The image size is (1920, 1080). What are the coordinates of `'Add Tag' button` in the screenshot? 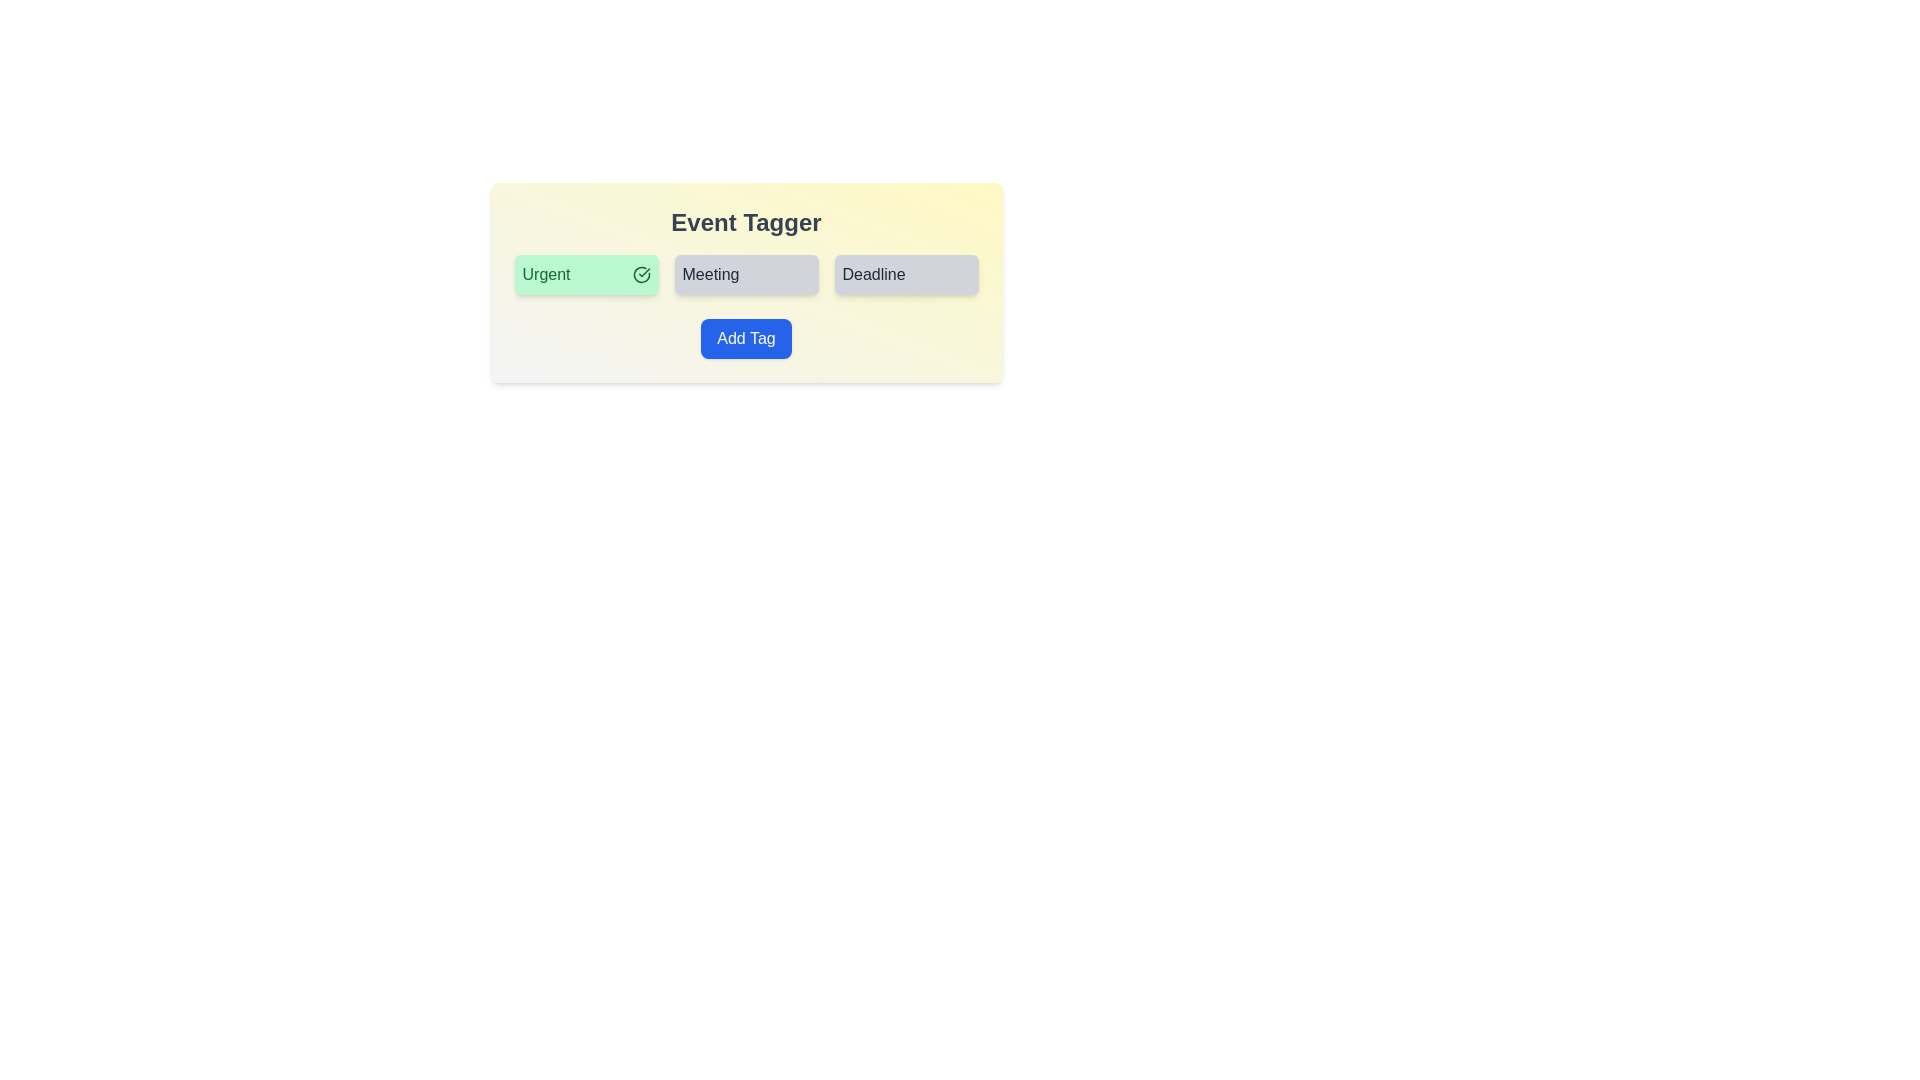 It's located at (744, 338).